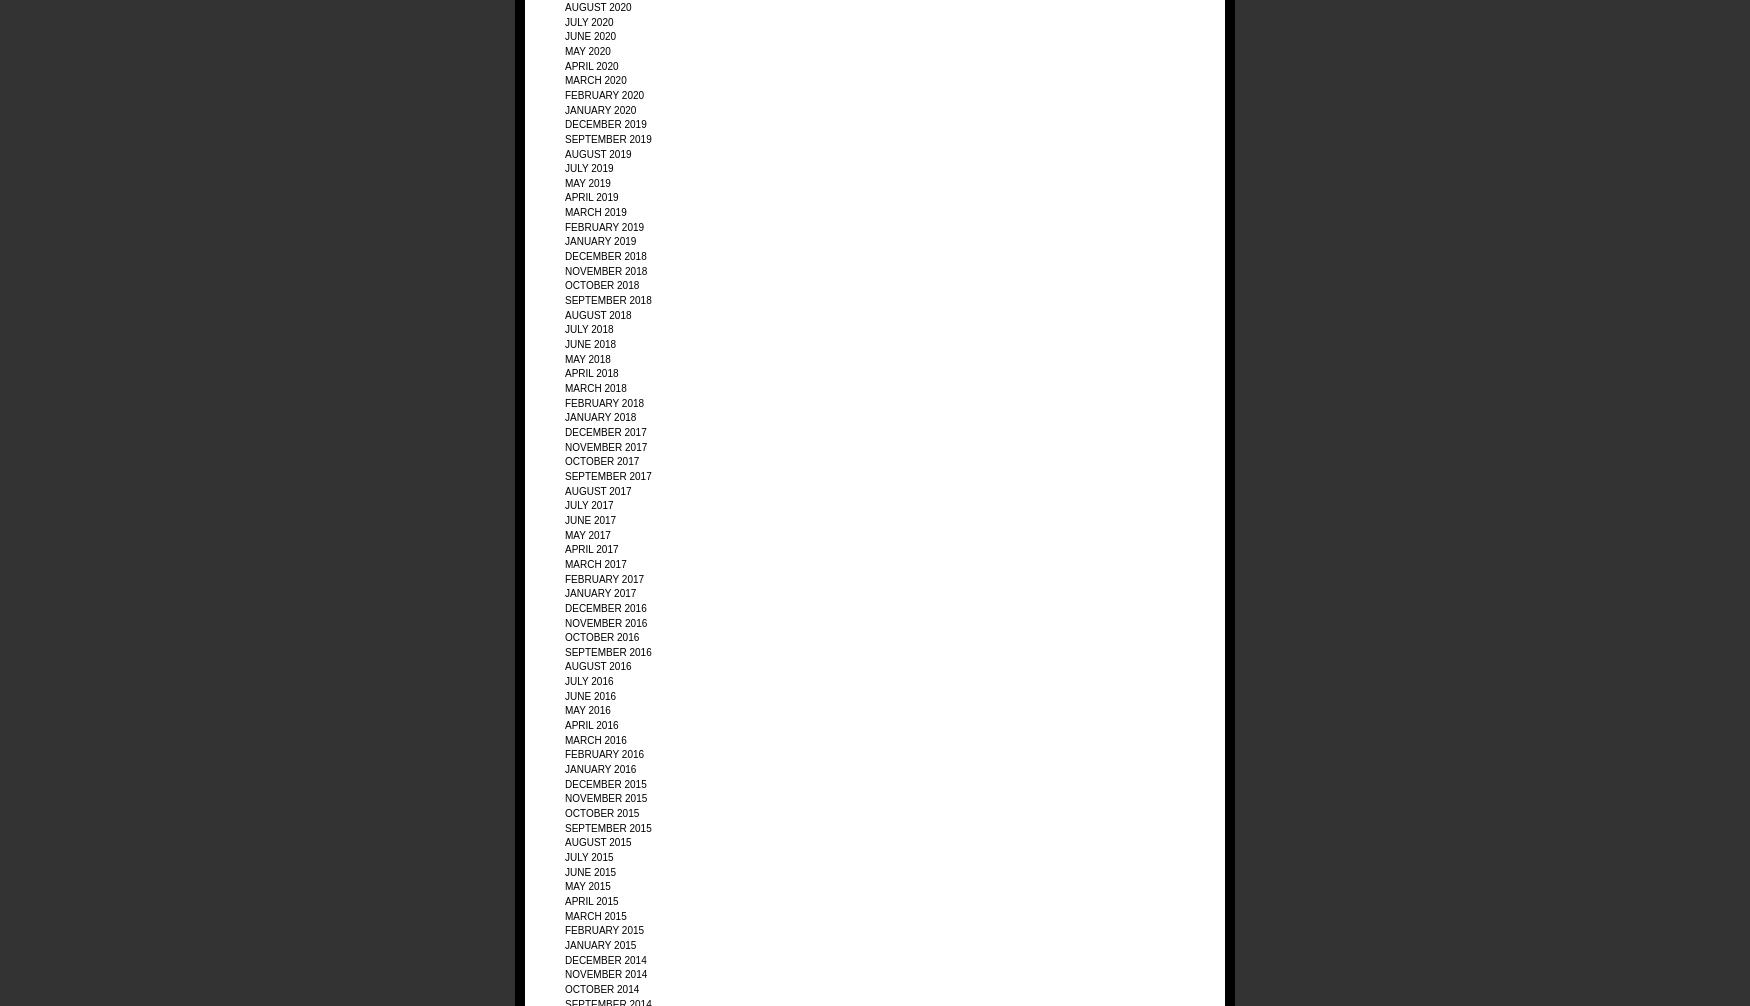  I want to click on 'March 2020', so click(595, 80).